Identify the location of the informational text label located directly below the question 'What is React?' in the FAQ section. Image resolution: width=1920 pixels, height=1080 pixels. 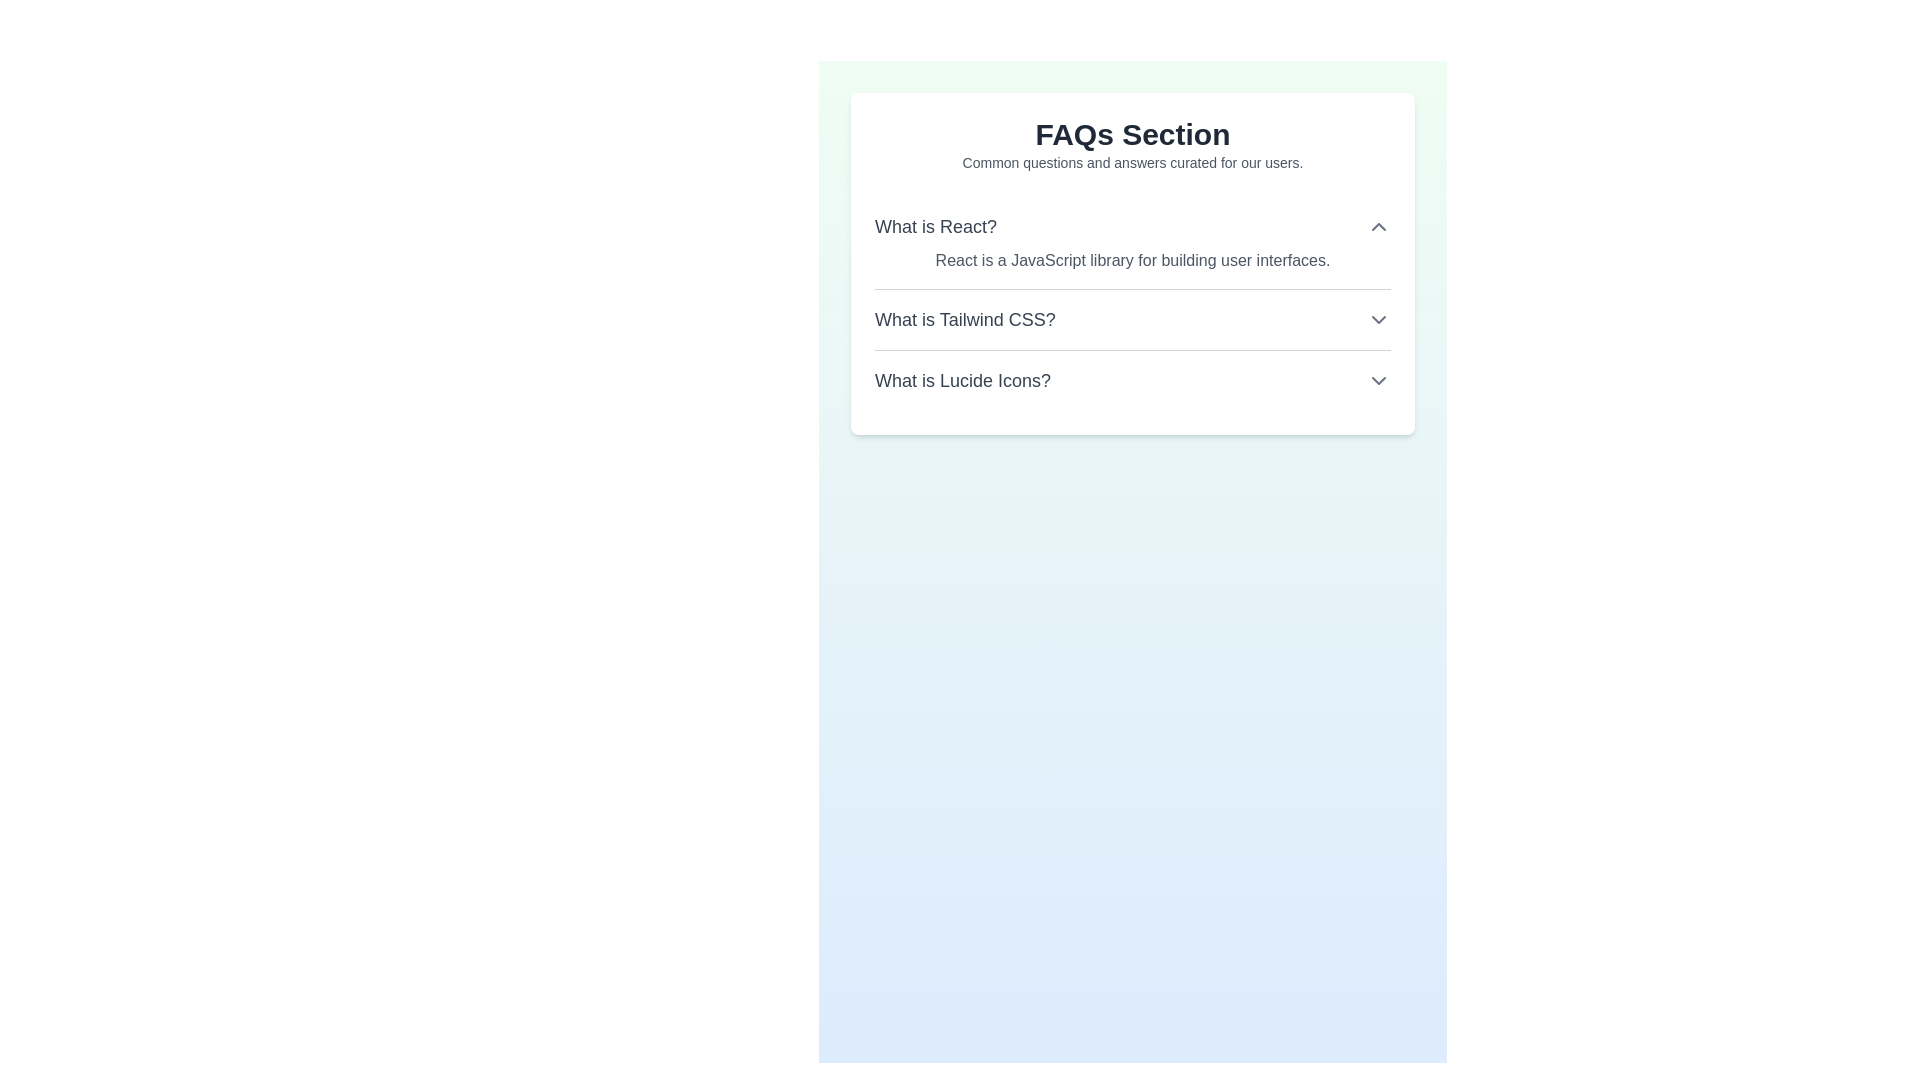
(1132, 260).